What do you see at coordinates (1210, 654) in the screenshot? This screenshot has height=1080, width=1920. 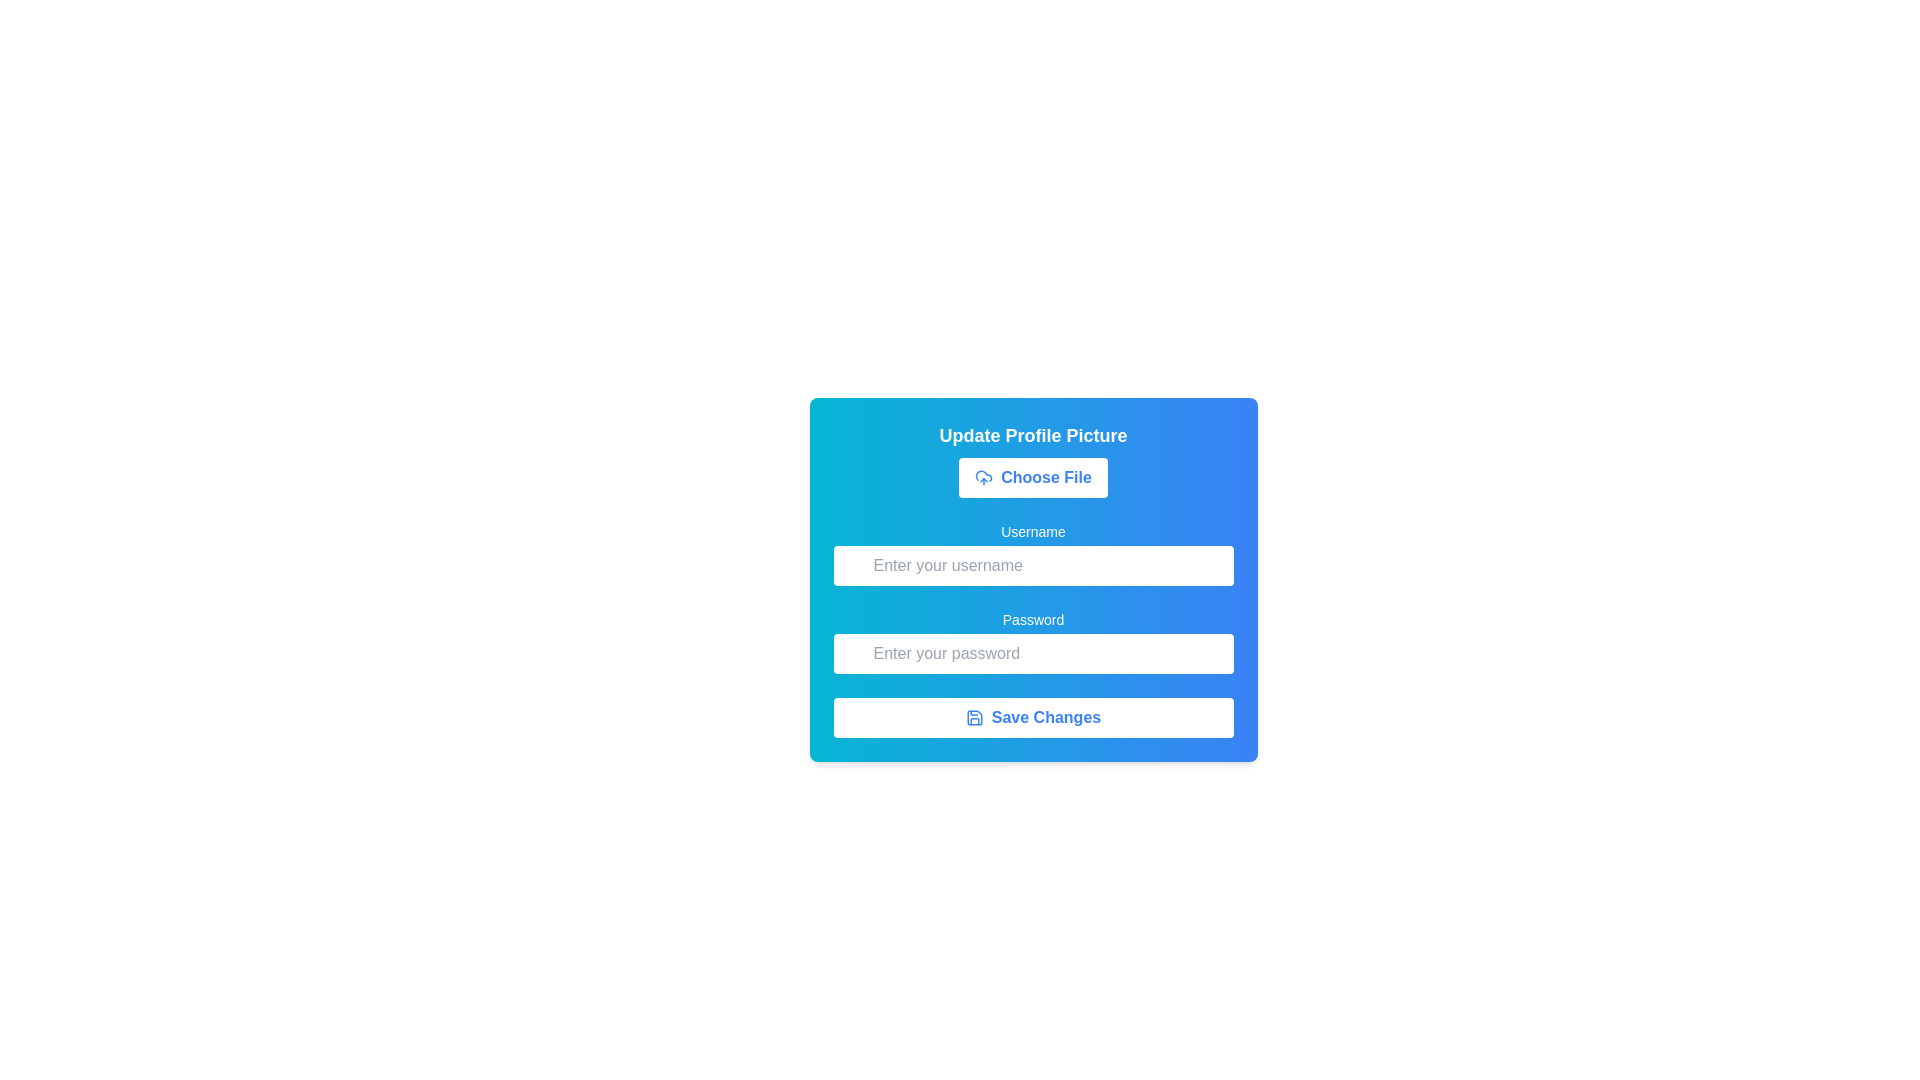 I see `the password visibility toggle button located at the top-right corner of the password input field` at bounding box center [1210, 654].